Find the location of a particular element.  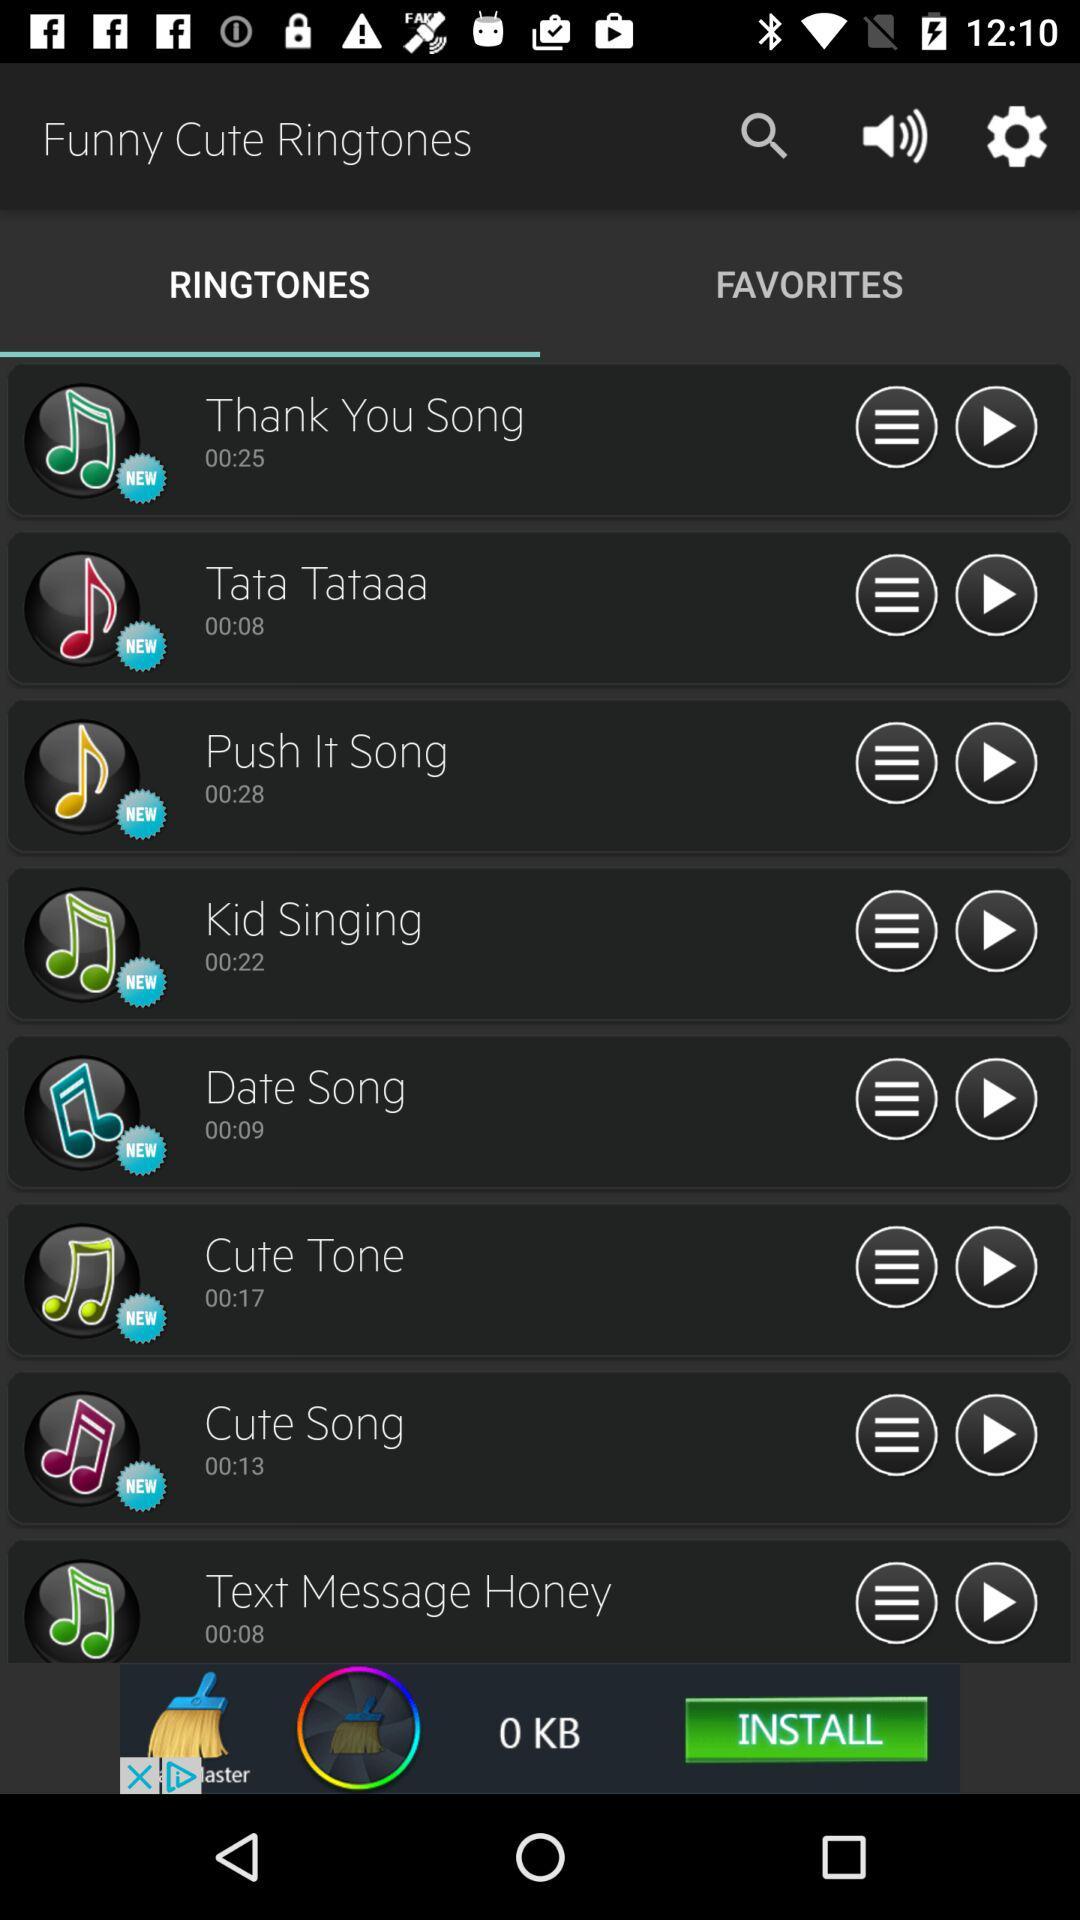

ringtone is located at coordinates (995, 763).